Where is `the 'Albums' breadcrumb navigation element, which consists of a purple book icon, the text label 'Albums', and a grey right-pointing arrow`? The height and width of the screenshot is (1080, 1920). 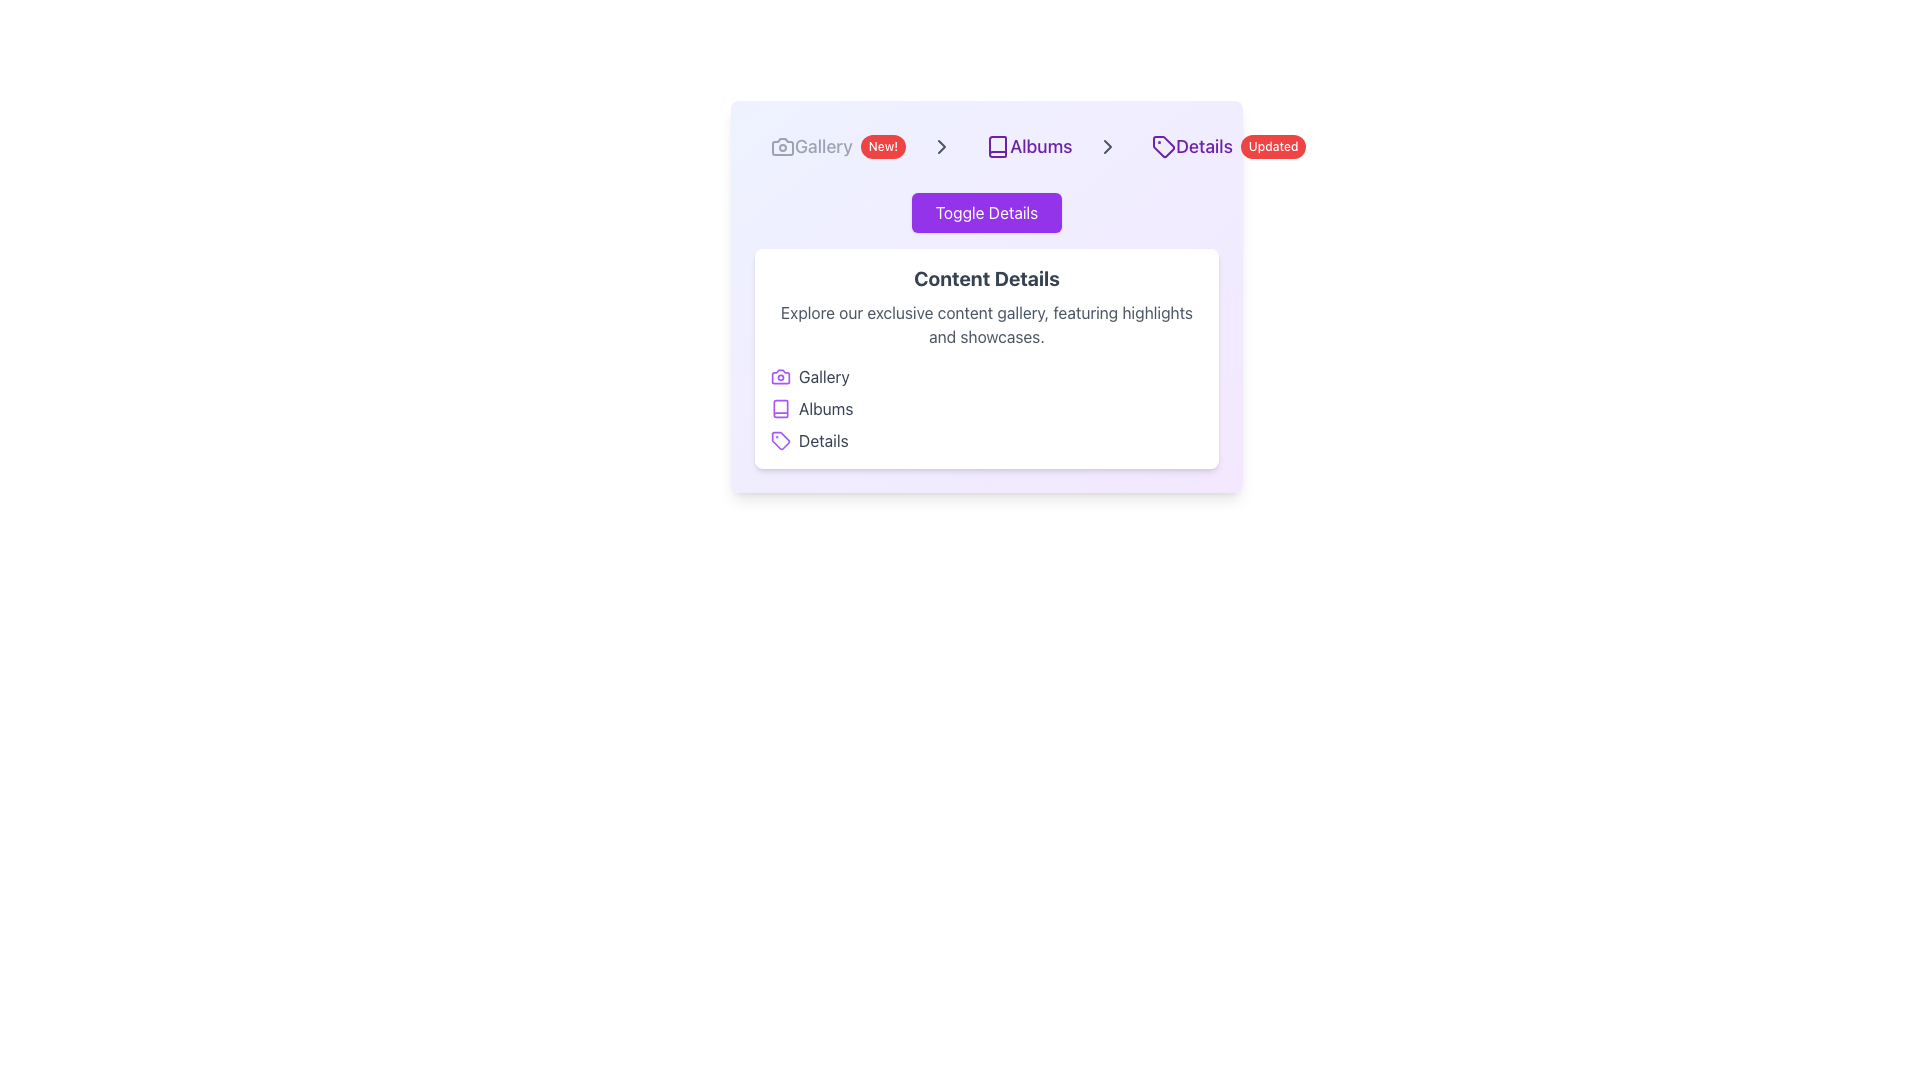 the 'Albums' breadcrumb navigation element, which consists of a purple book icon, the text label 'Albums', and a grey right-pointing arrow is located at coordinates (1044, 145).